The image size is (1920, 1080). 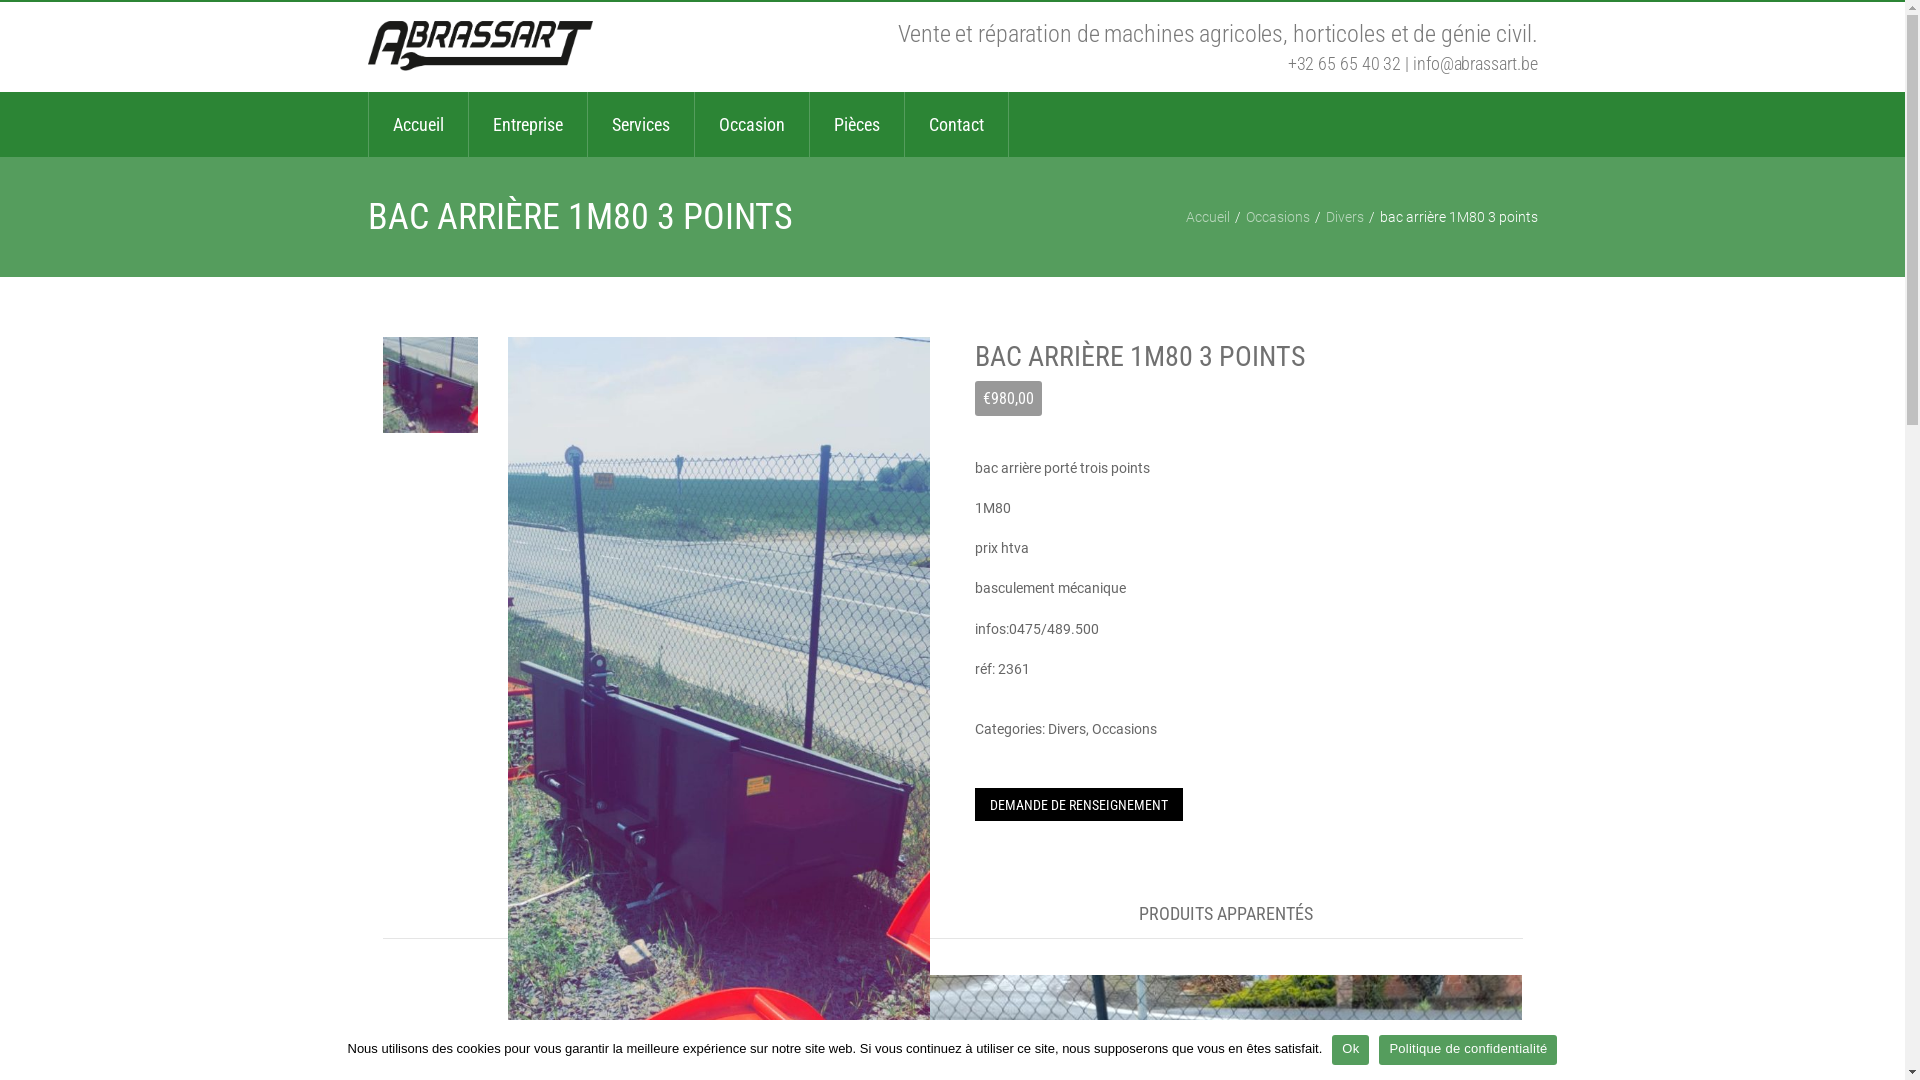 I want to click on 'Logo', so click(x=480, y=45).